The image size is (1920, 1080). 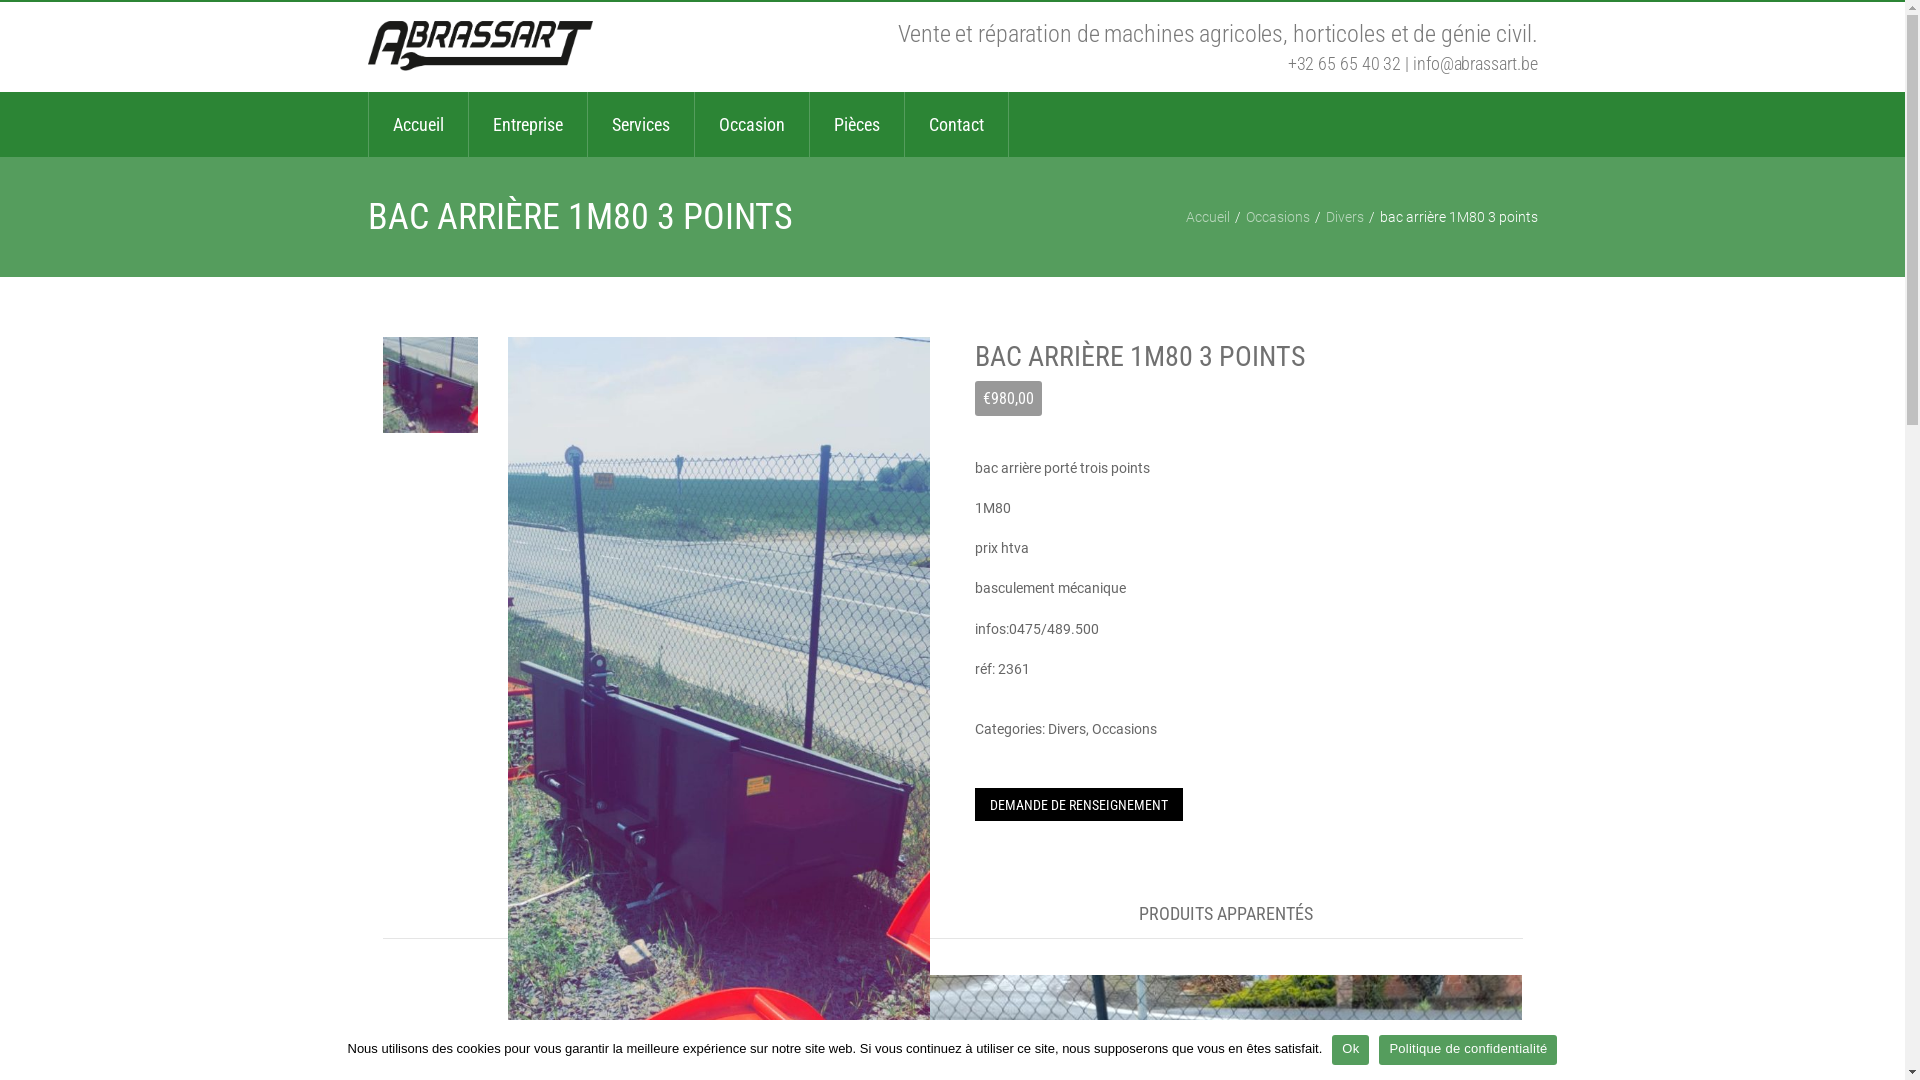 I want to click on 'Logo', so click(x=480, y=45).